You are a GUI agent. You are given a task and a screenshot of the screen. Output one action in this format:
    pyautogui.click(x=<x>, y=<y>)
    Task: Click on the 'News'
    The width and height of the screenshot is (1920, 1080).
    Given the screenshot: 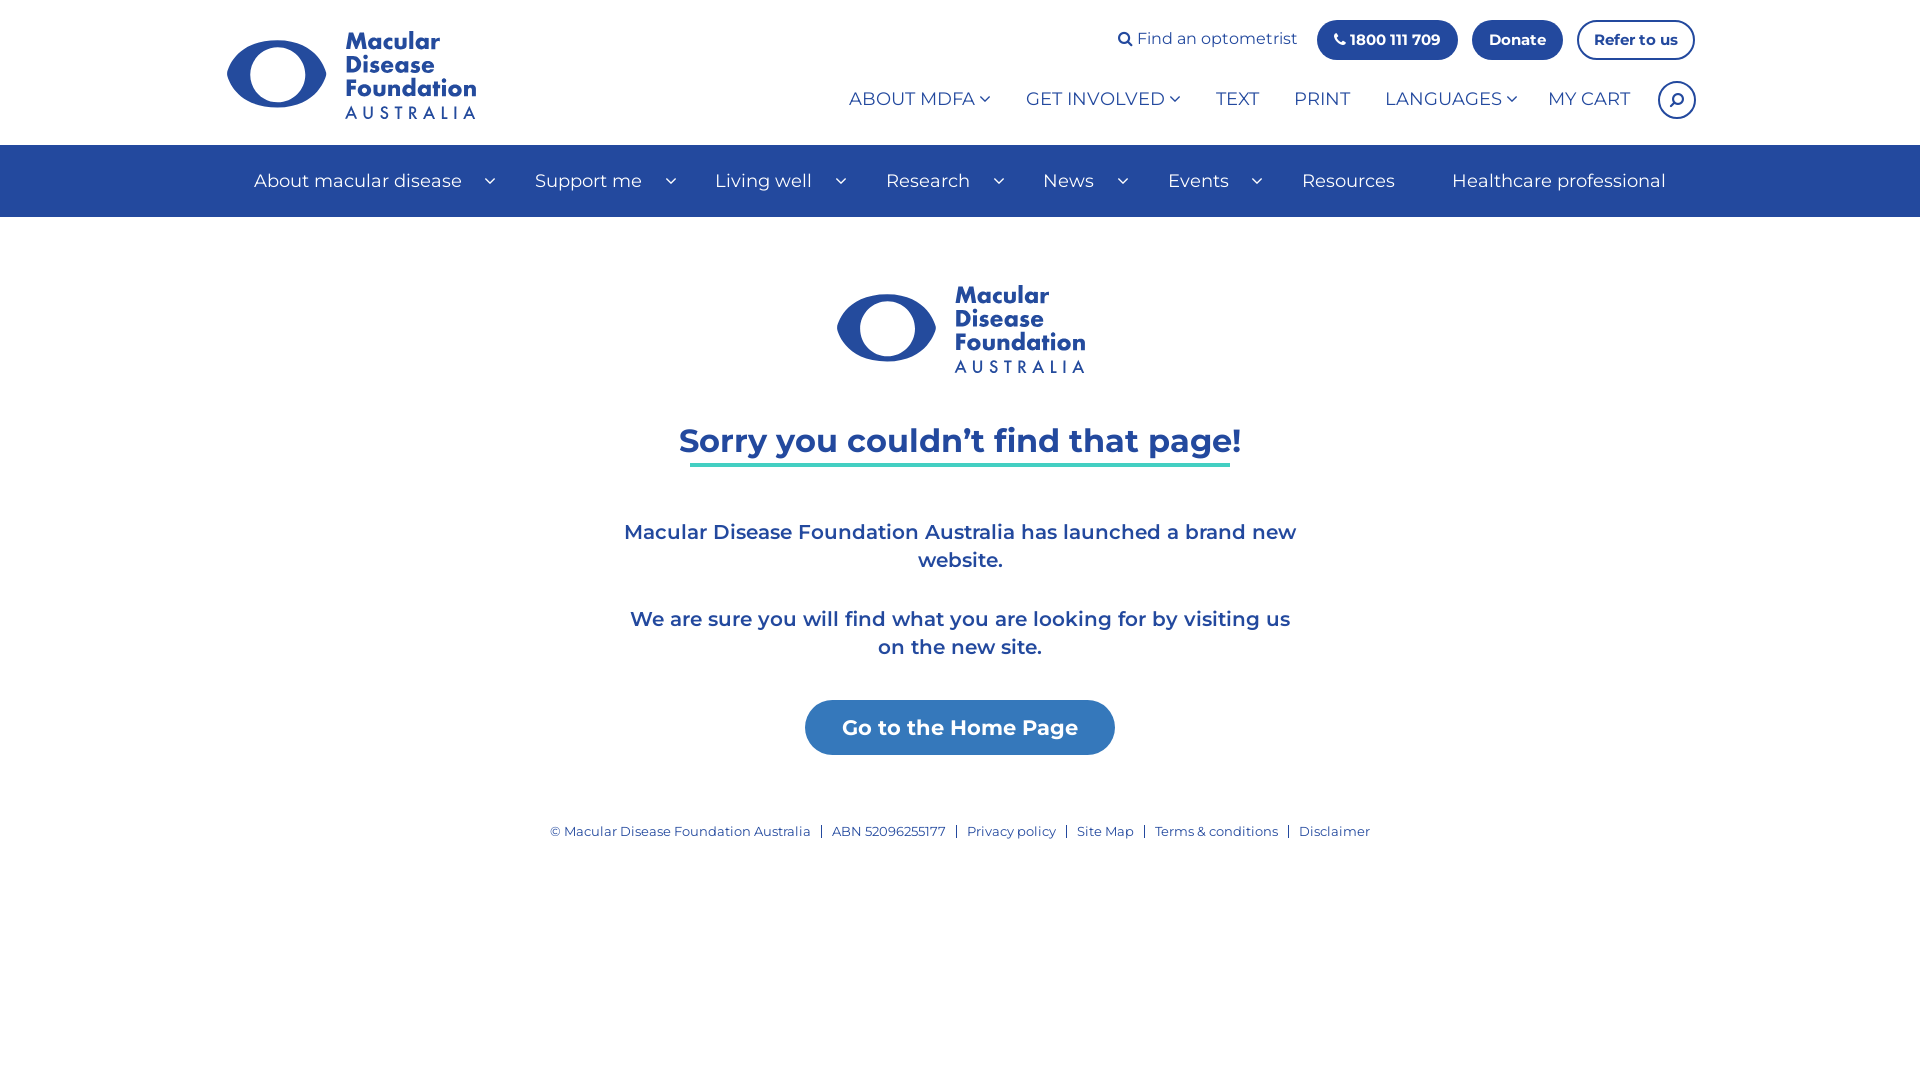 What is the action you would take?
    pyautogui.click(x=1074, y=181)
    